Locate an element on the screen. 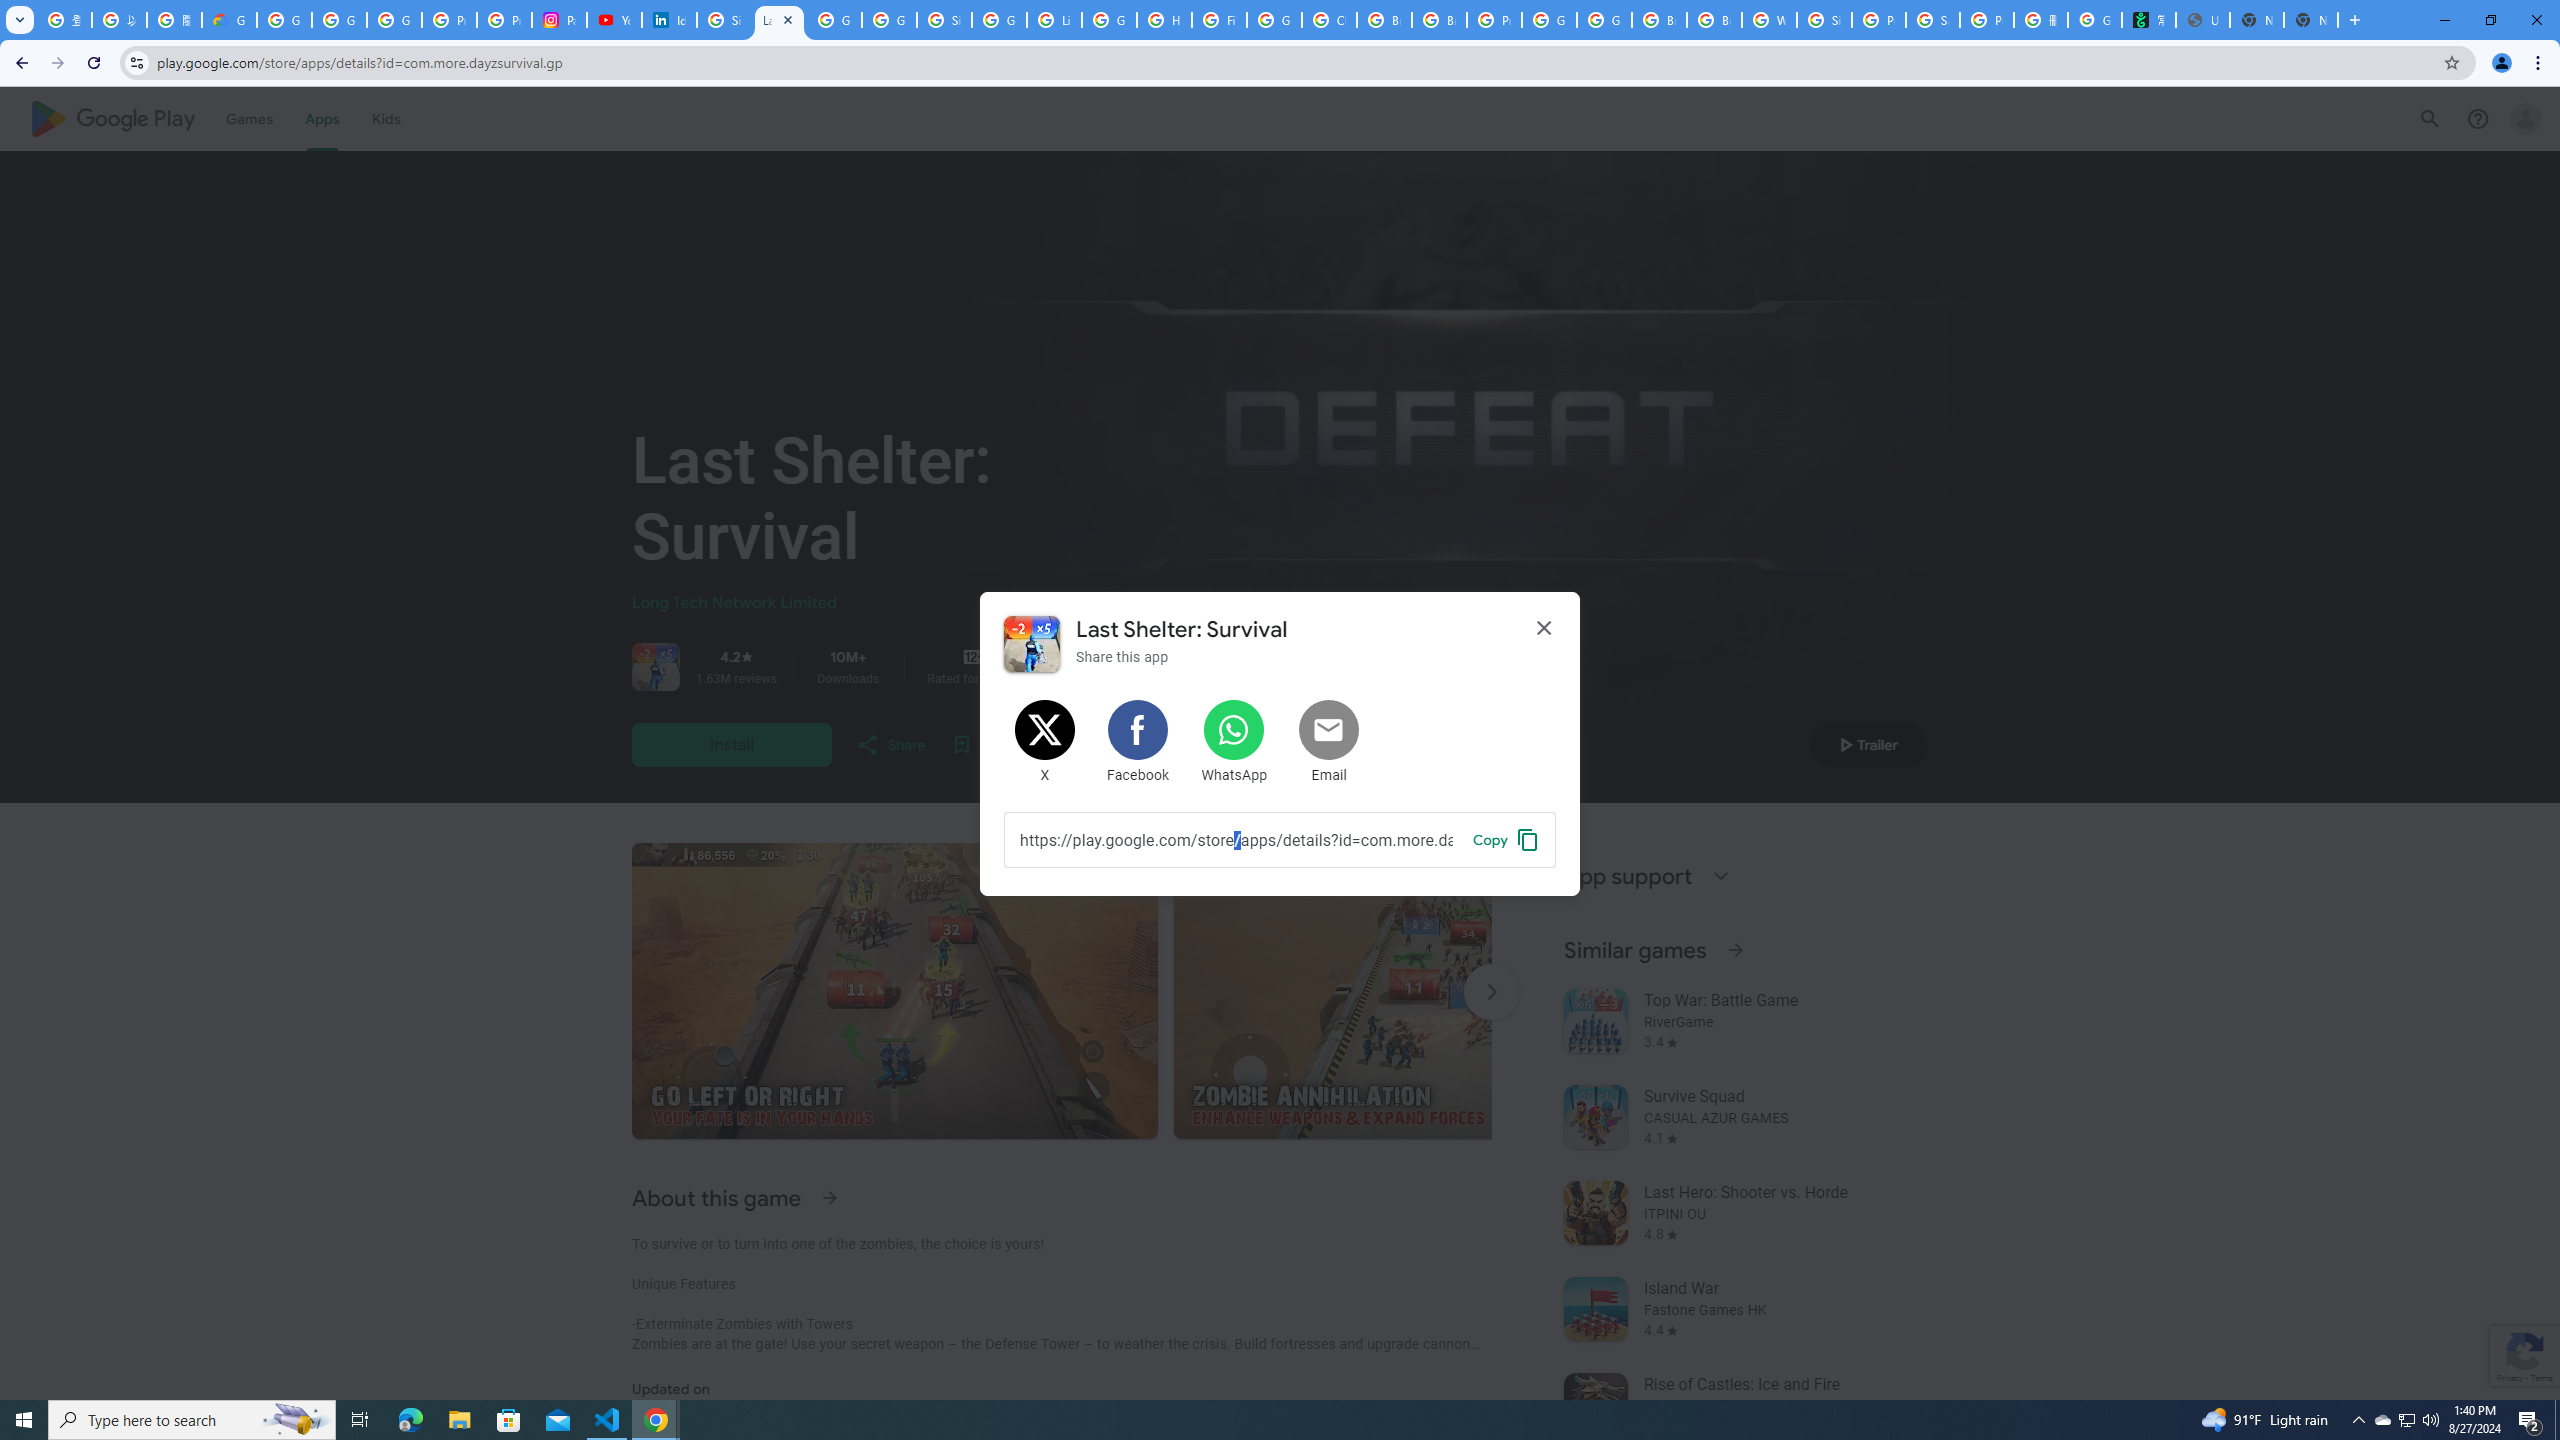 The height and width of the screenshot is (1440, 2560). 'New Tab' is located at coordinates (2311, 19).